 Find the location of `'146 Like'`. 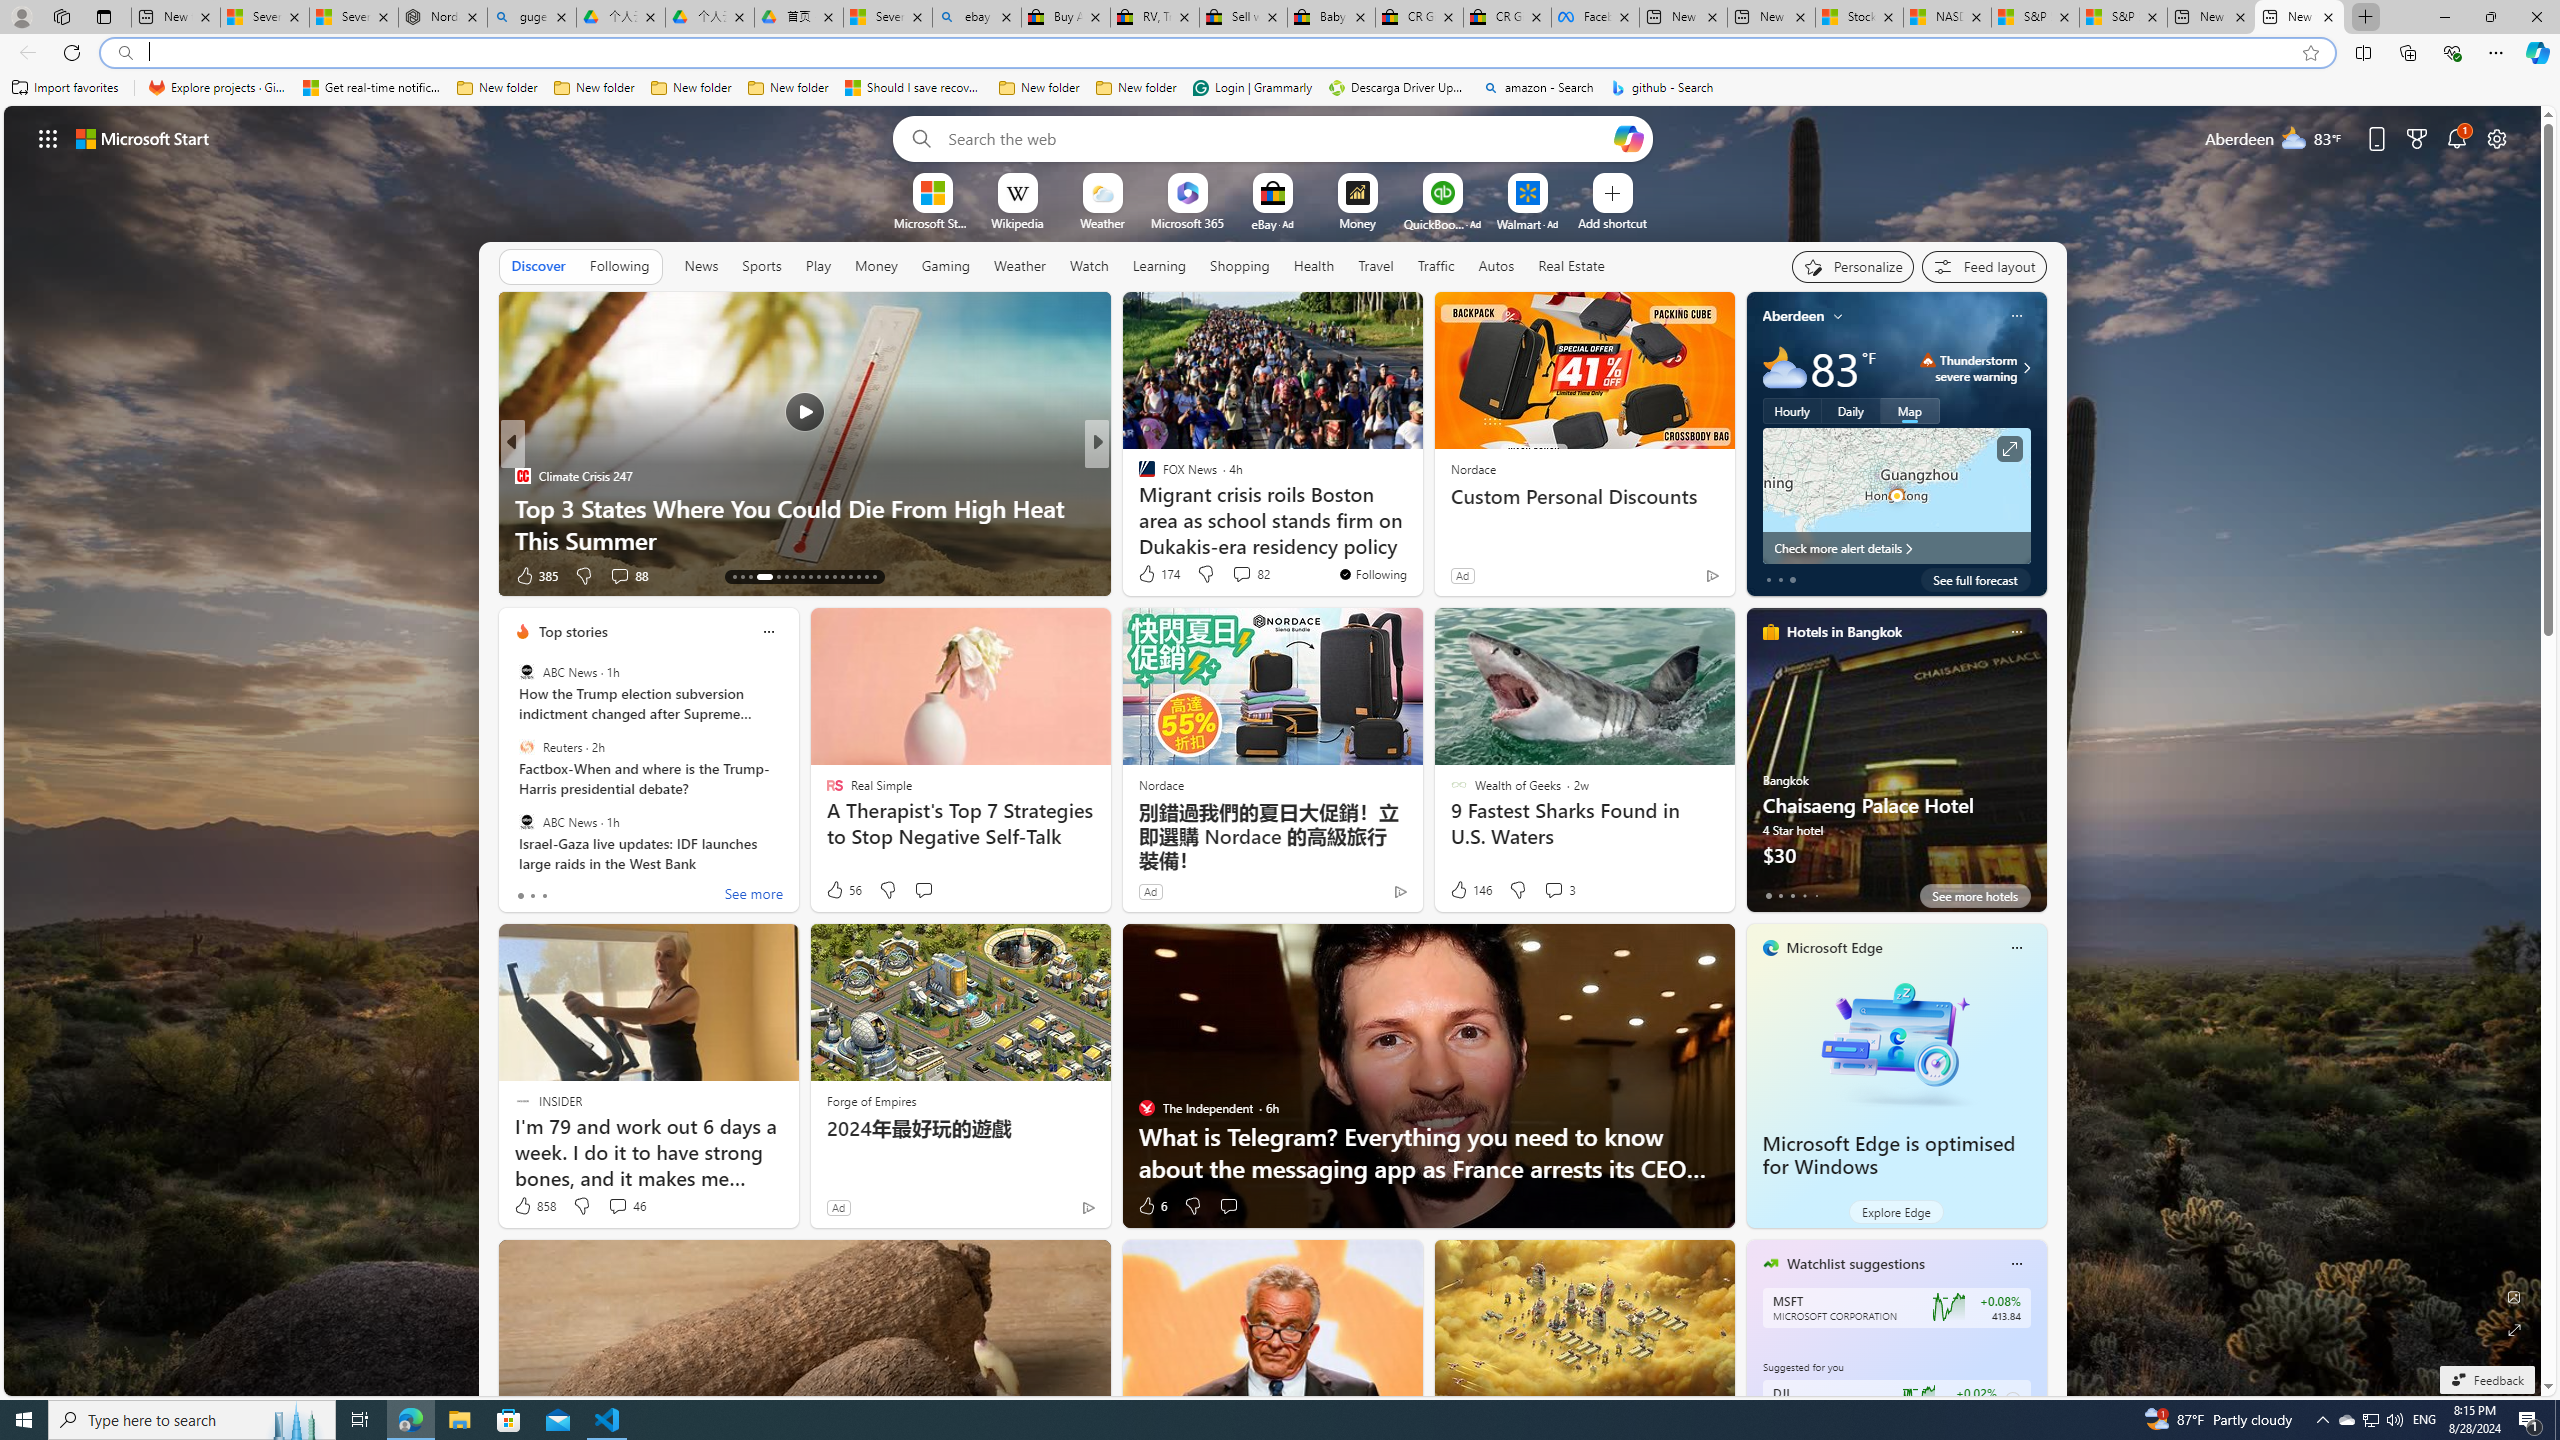

'146 Like' is located at coordinates (1468, 888).